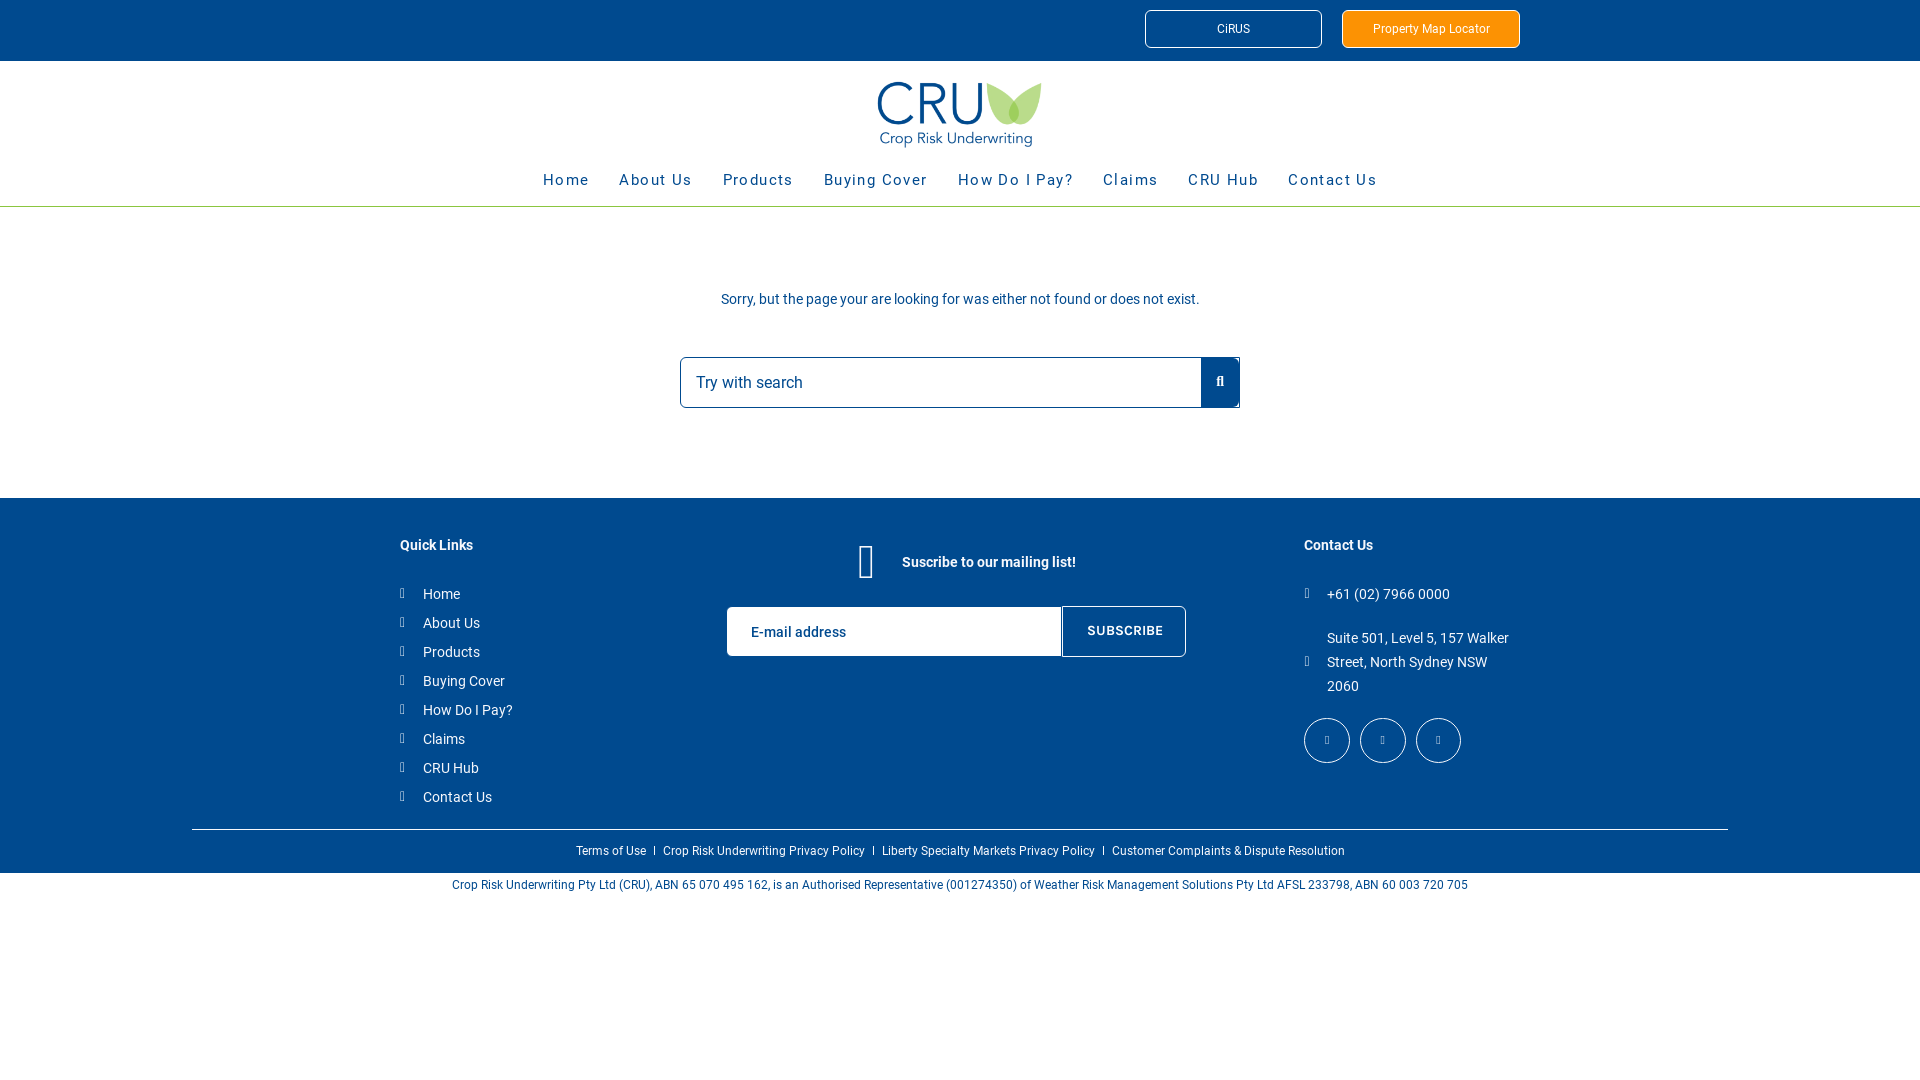 The height and width of the screenshot is (1080, 1920). I want to click on 'Home', so click(399, 593).